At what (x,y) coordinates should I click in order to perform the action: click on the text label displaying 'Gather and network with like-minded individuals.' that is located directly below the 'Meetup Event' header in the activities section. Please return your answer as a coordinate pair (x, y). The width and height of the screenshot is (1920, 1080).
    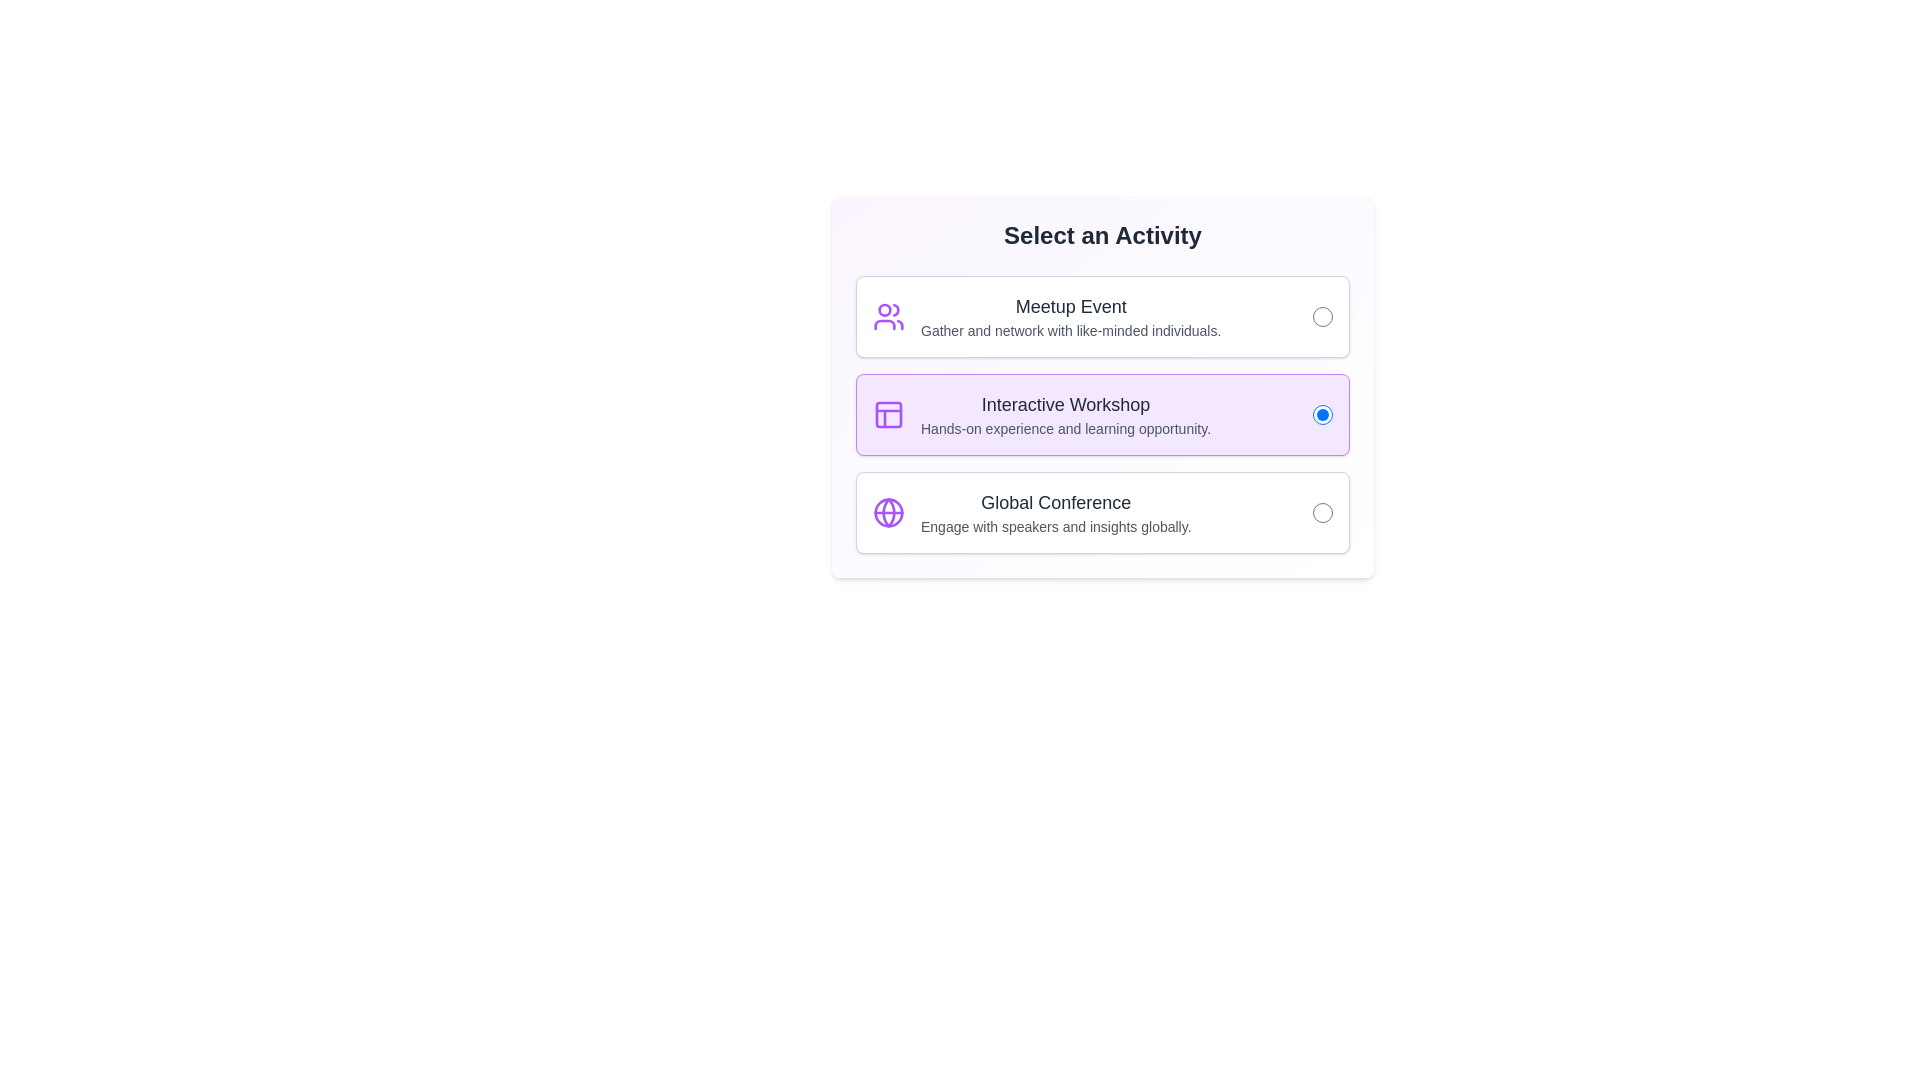
    Looking at the image, I should click on (1070, 330).